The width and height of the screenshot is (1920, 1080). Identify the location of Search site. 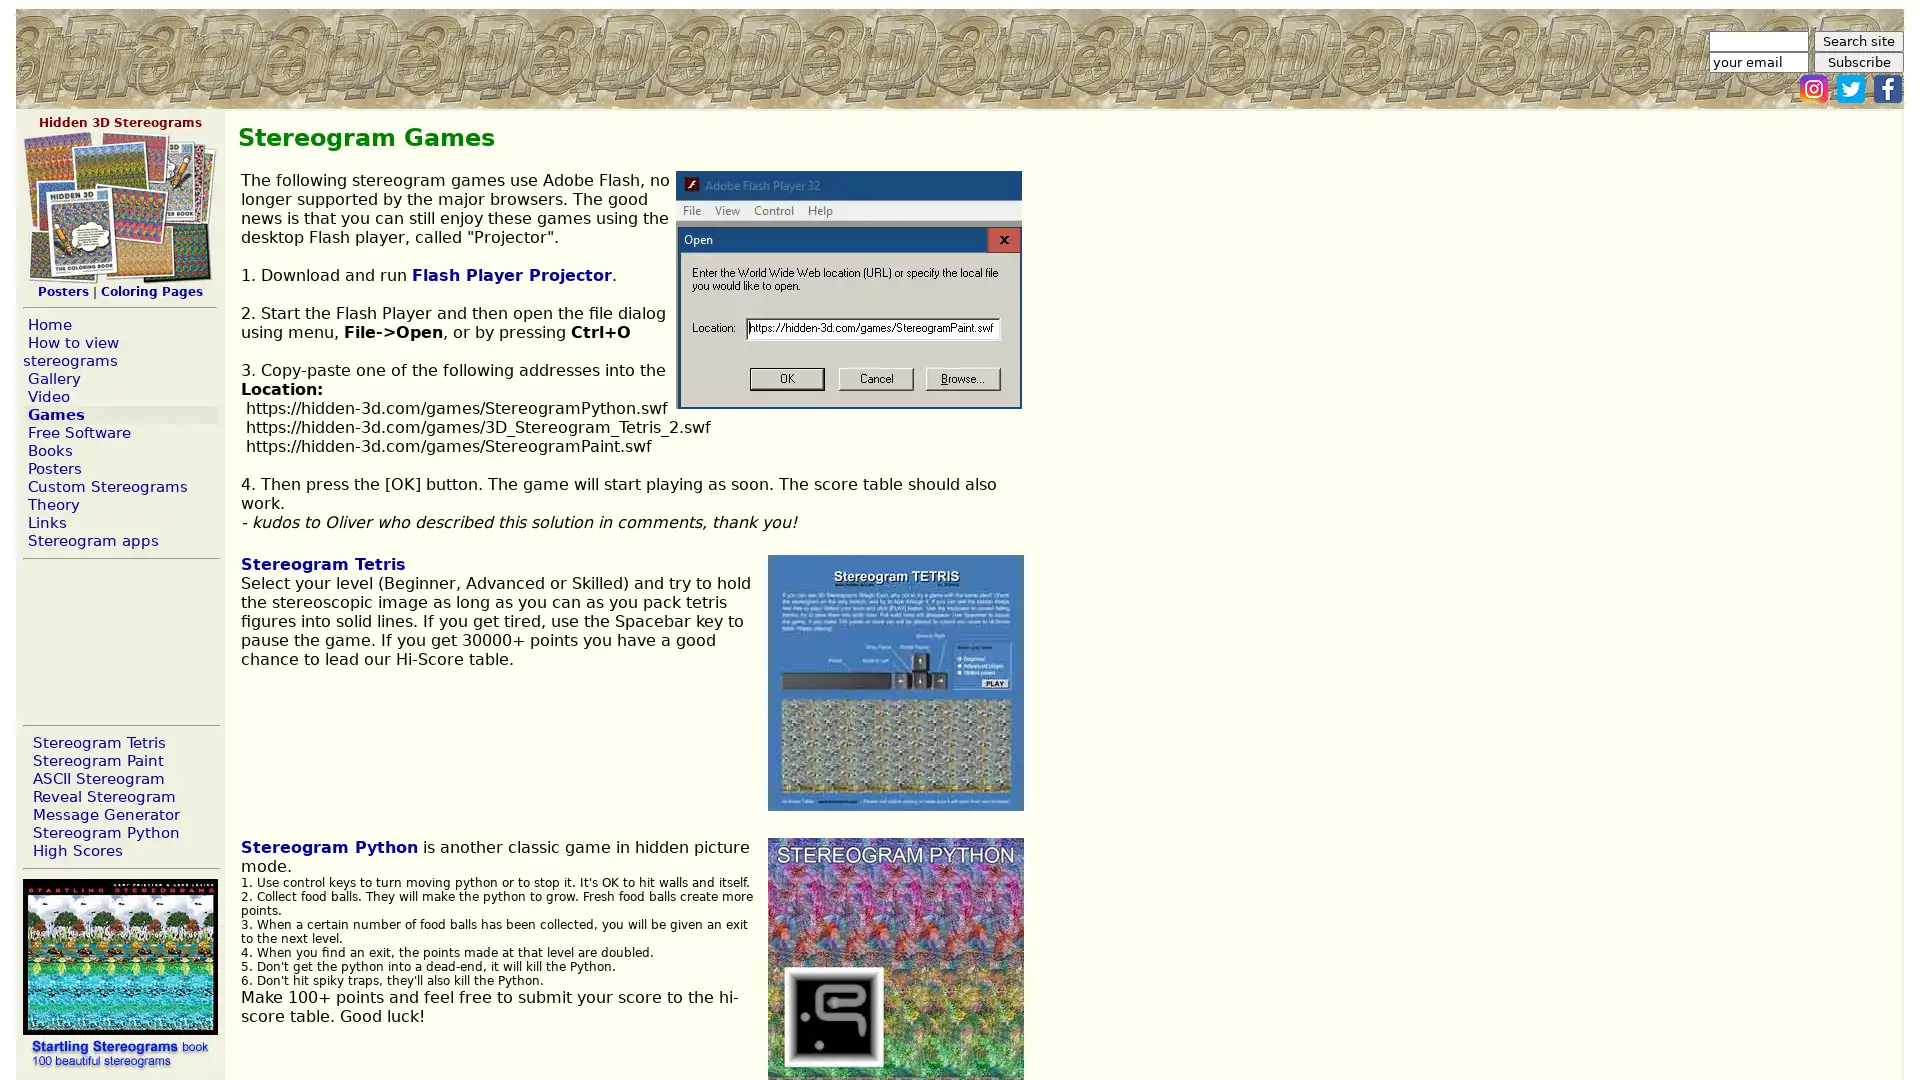
(1857, 41).